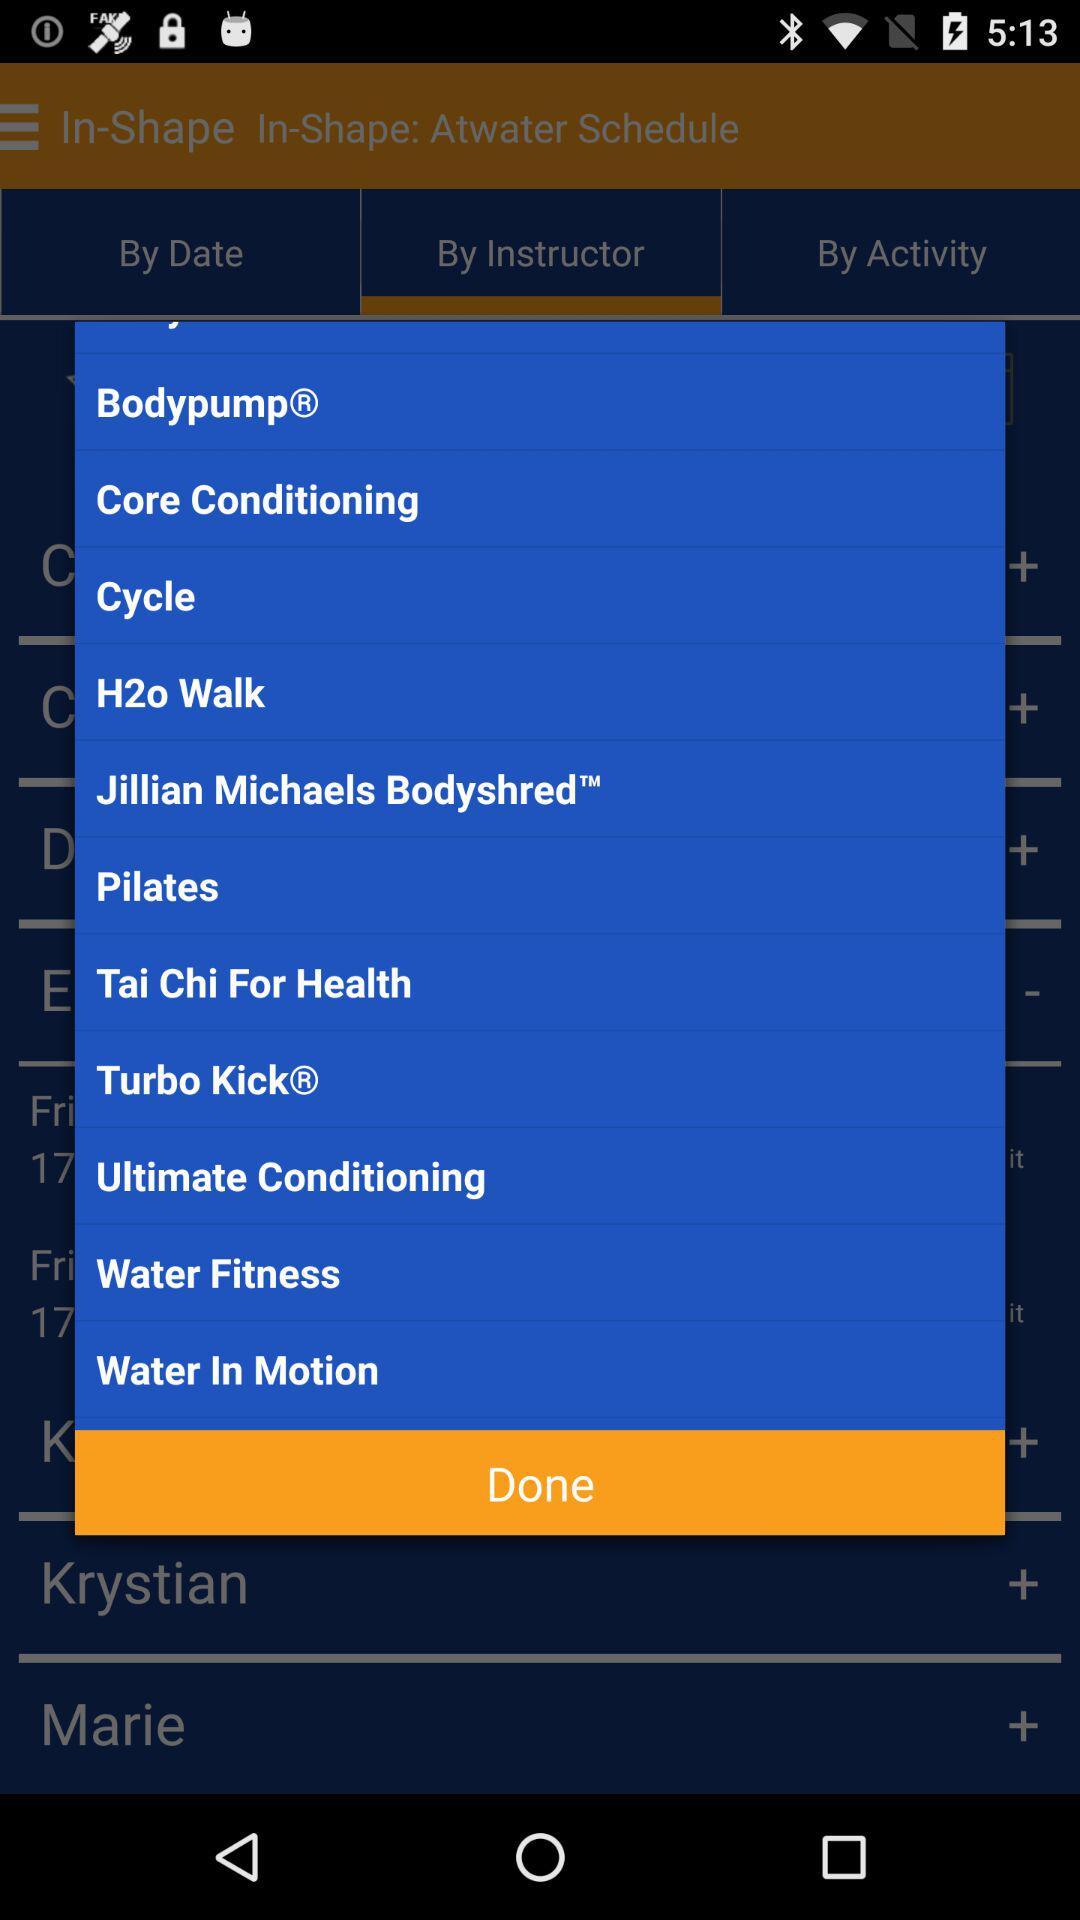  I want to click on the water fitness item, so click(540, 1271).